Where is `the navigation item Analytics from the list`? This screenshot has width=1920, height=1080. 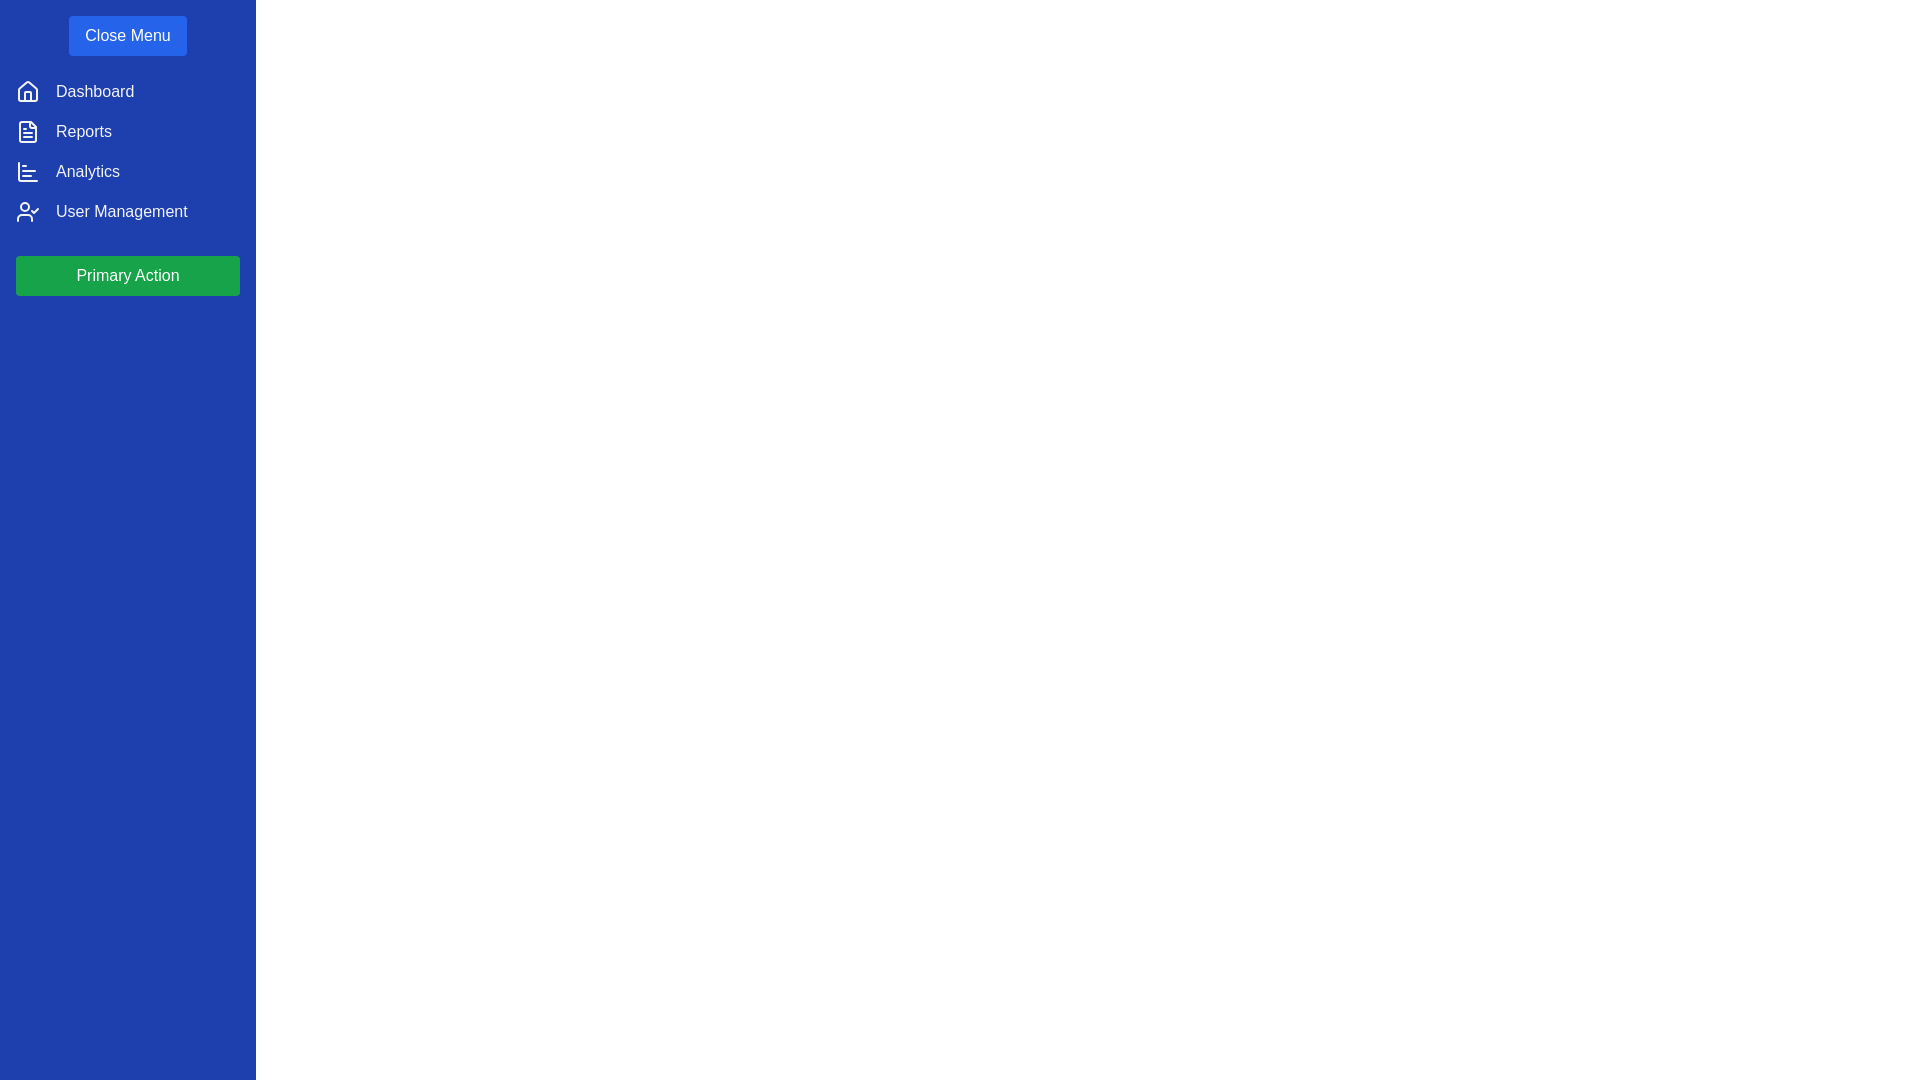
the navigation item Analytics from the list is located at coordinates (86, 171).